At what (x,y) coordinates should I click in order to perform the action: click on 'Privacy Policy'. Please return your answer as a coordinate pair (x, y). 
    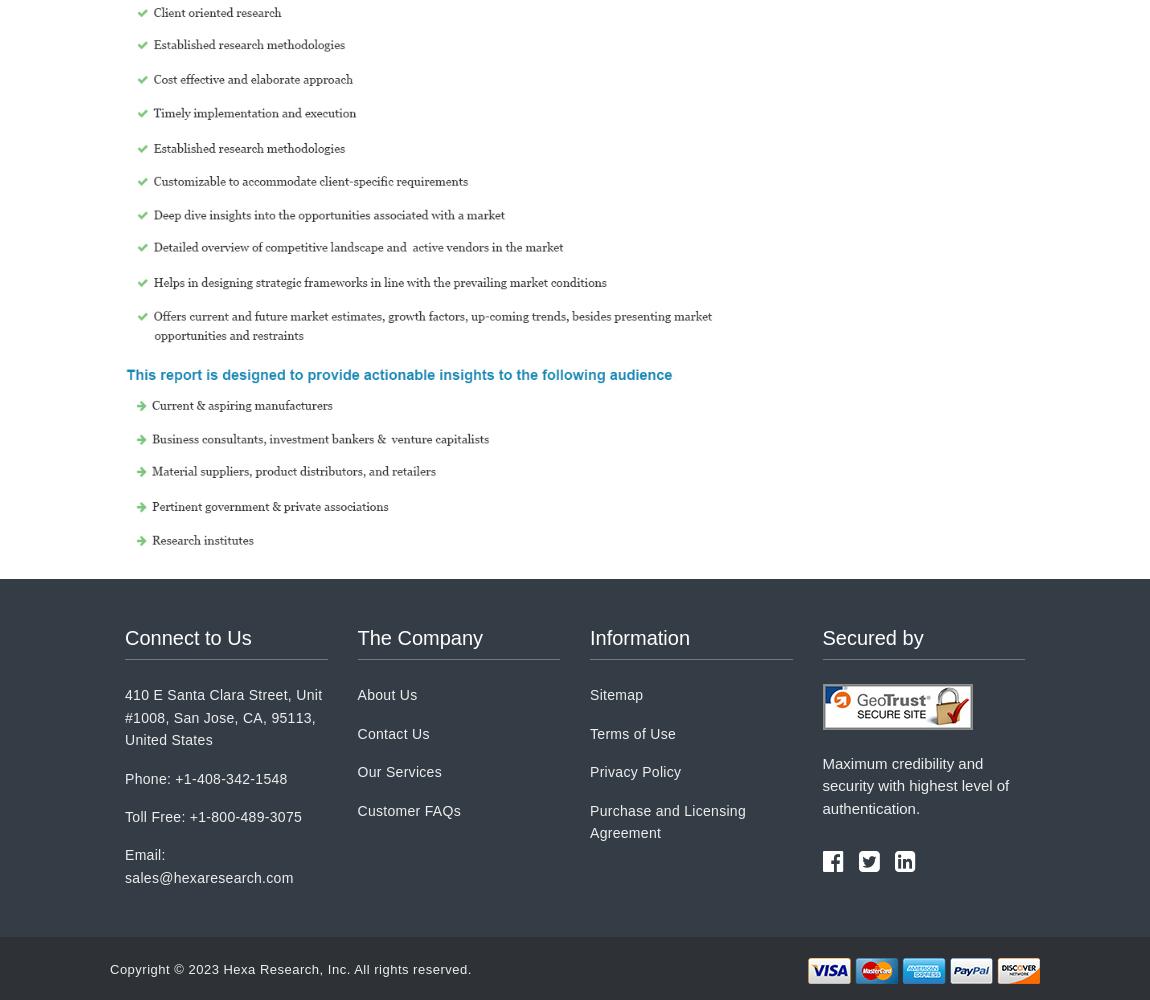
    Looking at the image, I should click on (634, 772).